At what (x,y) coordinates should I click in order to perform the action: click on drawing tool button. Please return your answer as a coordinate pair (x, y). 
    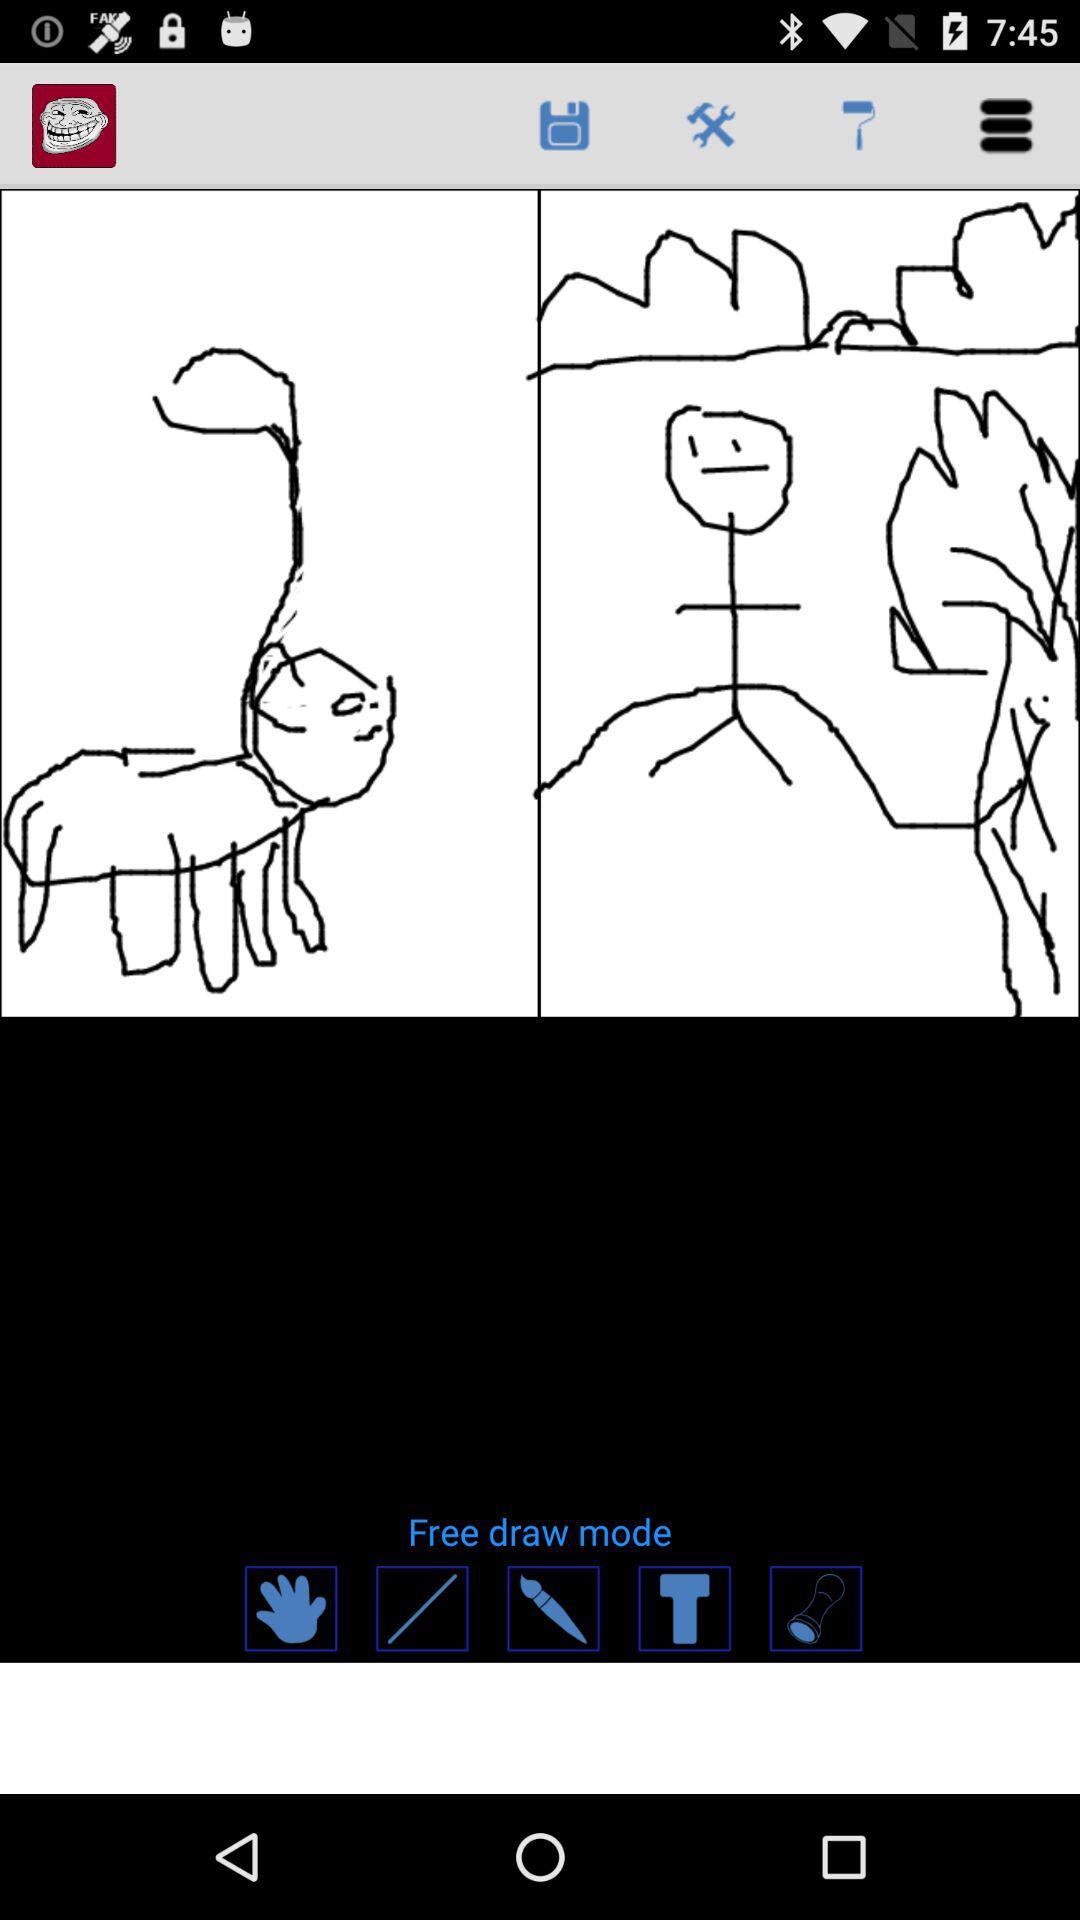
    Looking at the image, I should click on (815, 1608).